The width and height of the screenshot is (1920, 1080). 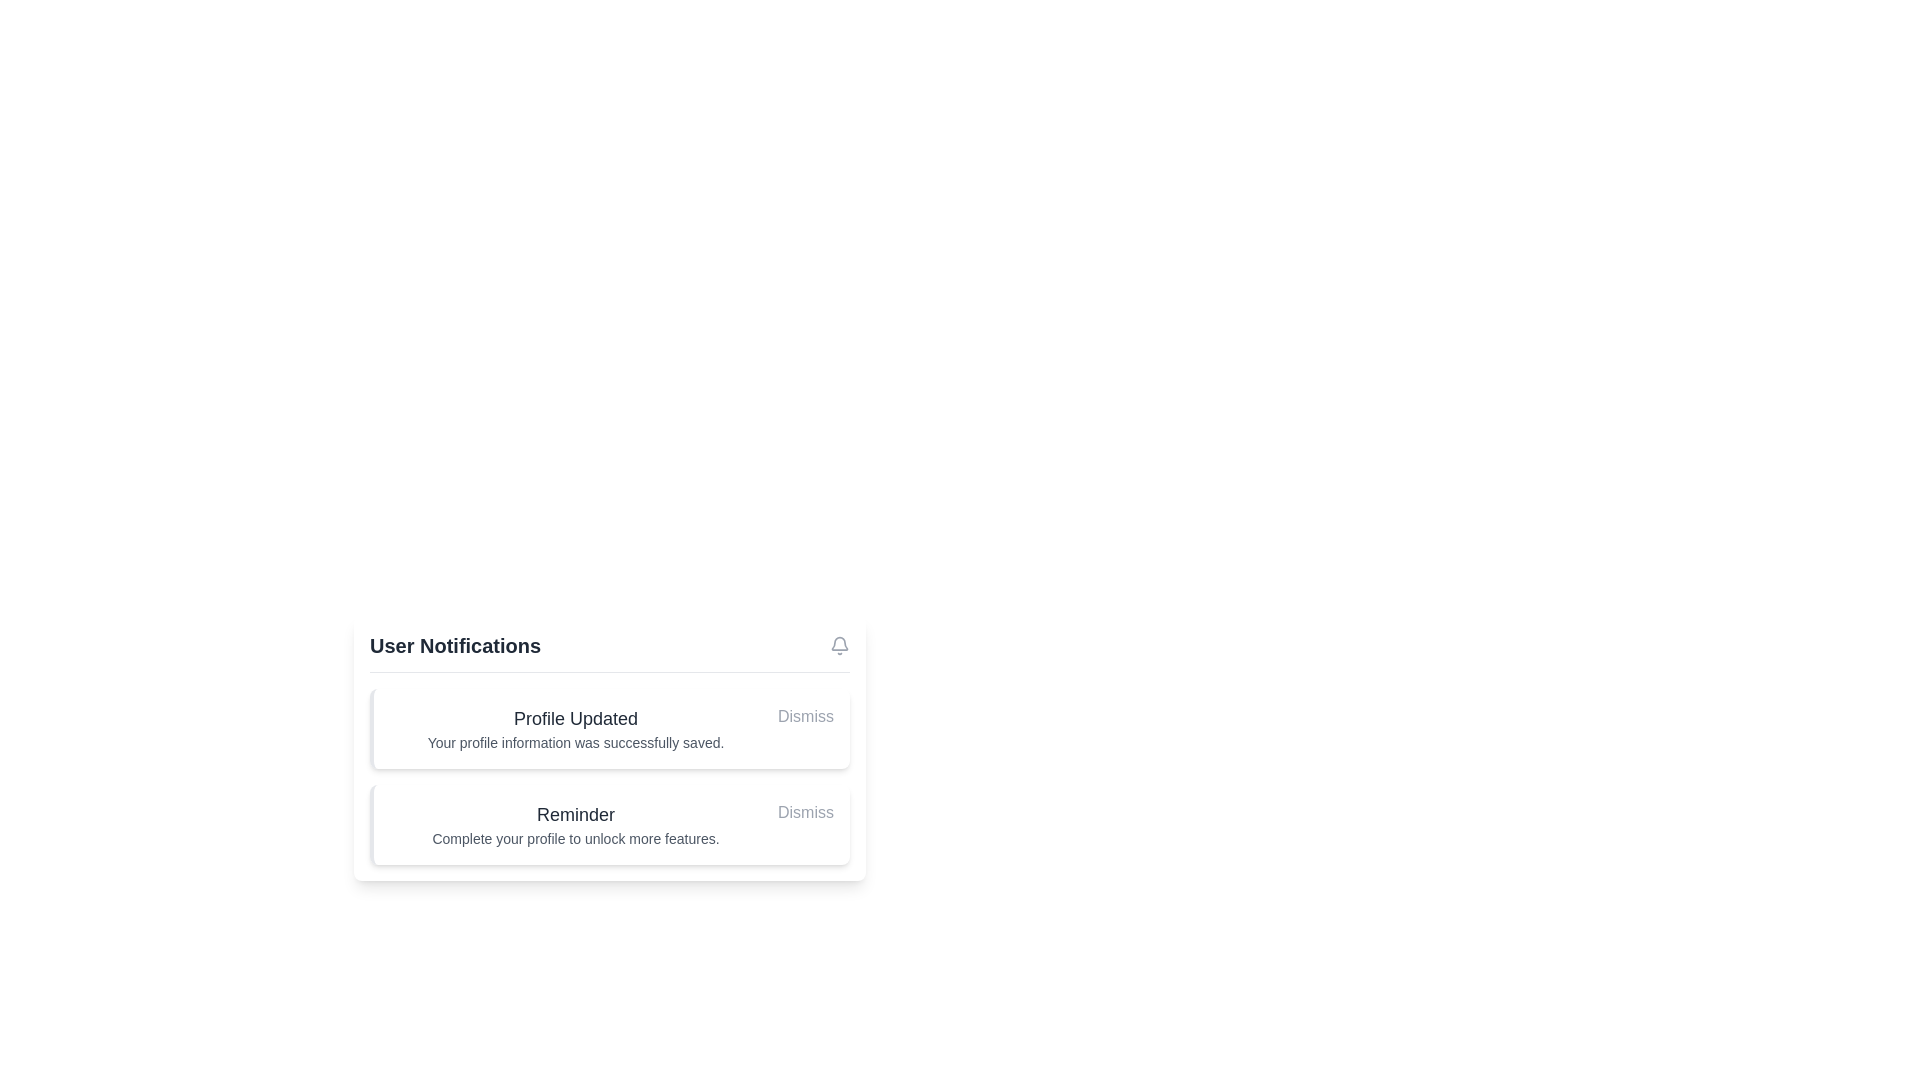 I want to click on the bell icon to interact with it, so click(x=840, y=645).